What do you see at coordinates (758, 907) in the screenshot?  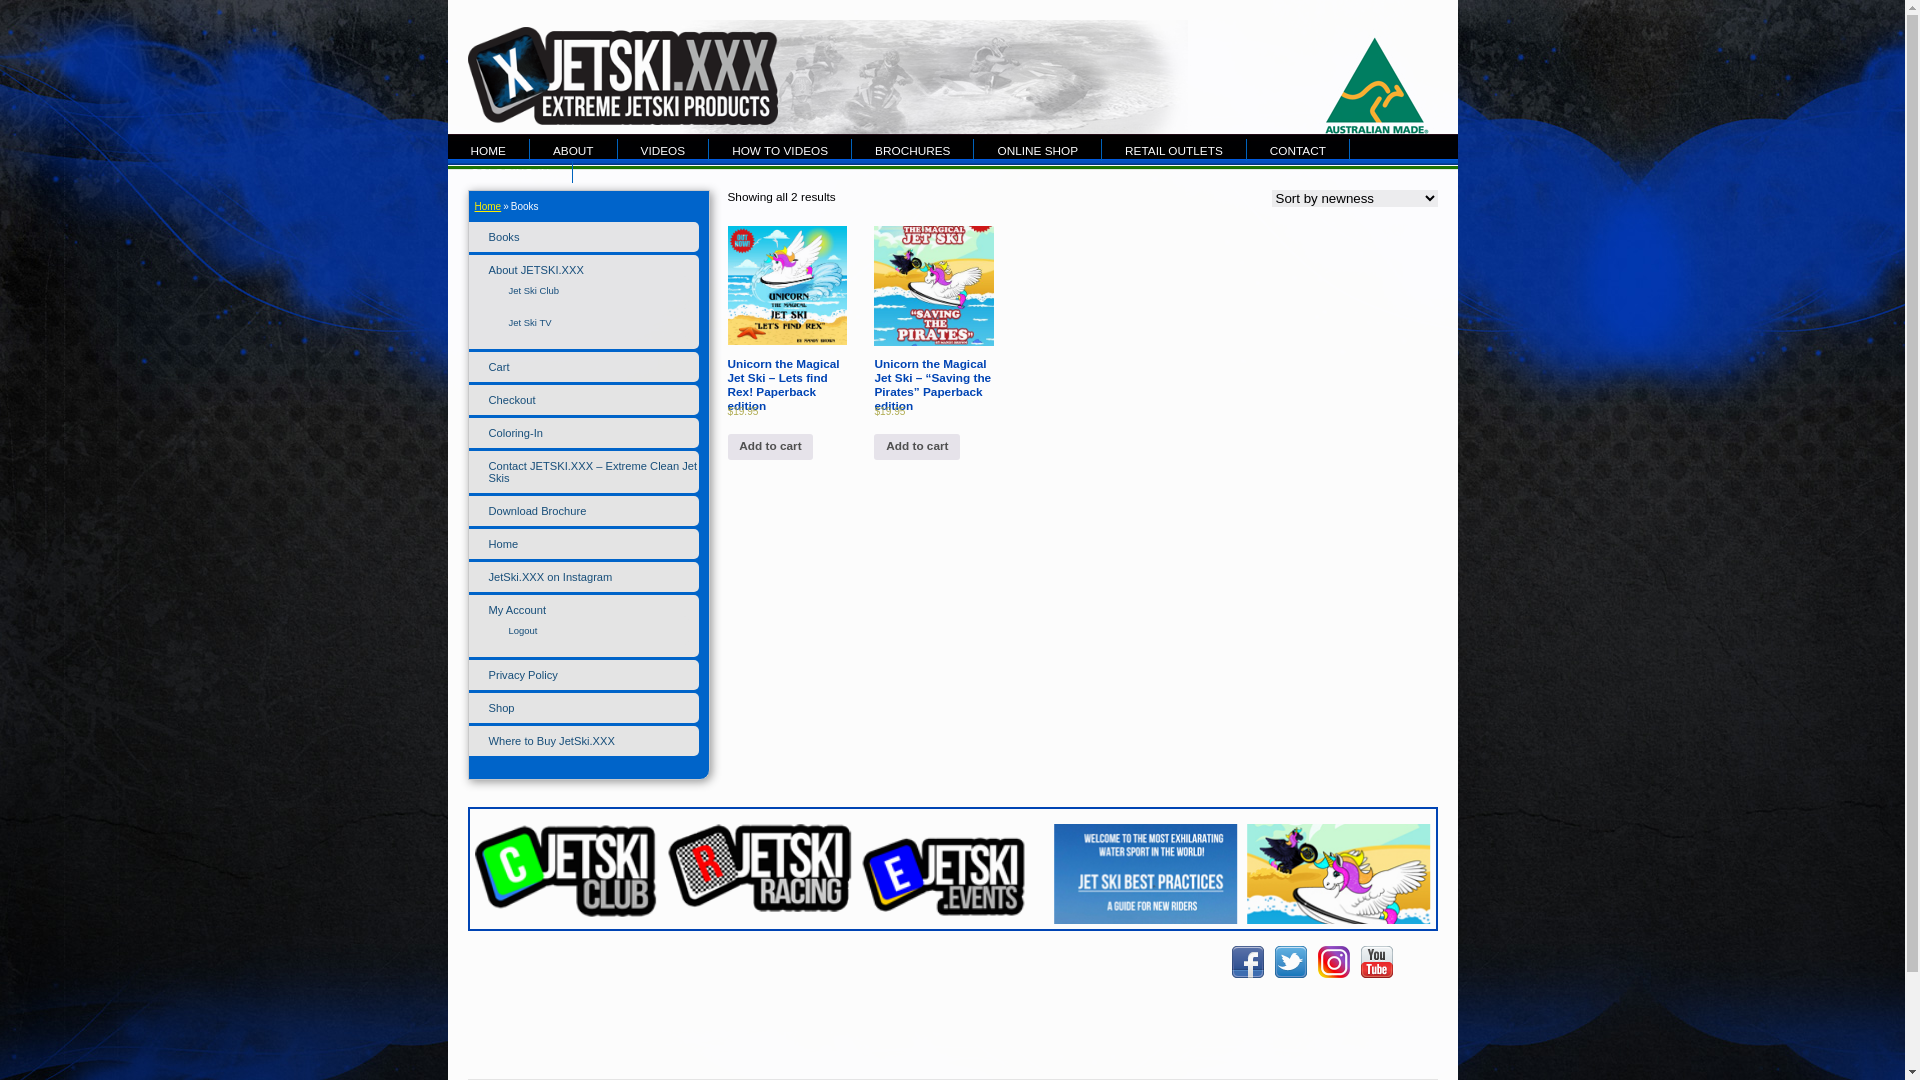 I see `'Jet Ski Racing'` at bounding box center [758, 907].